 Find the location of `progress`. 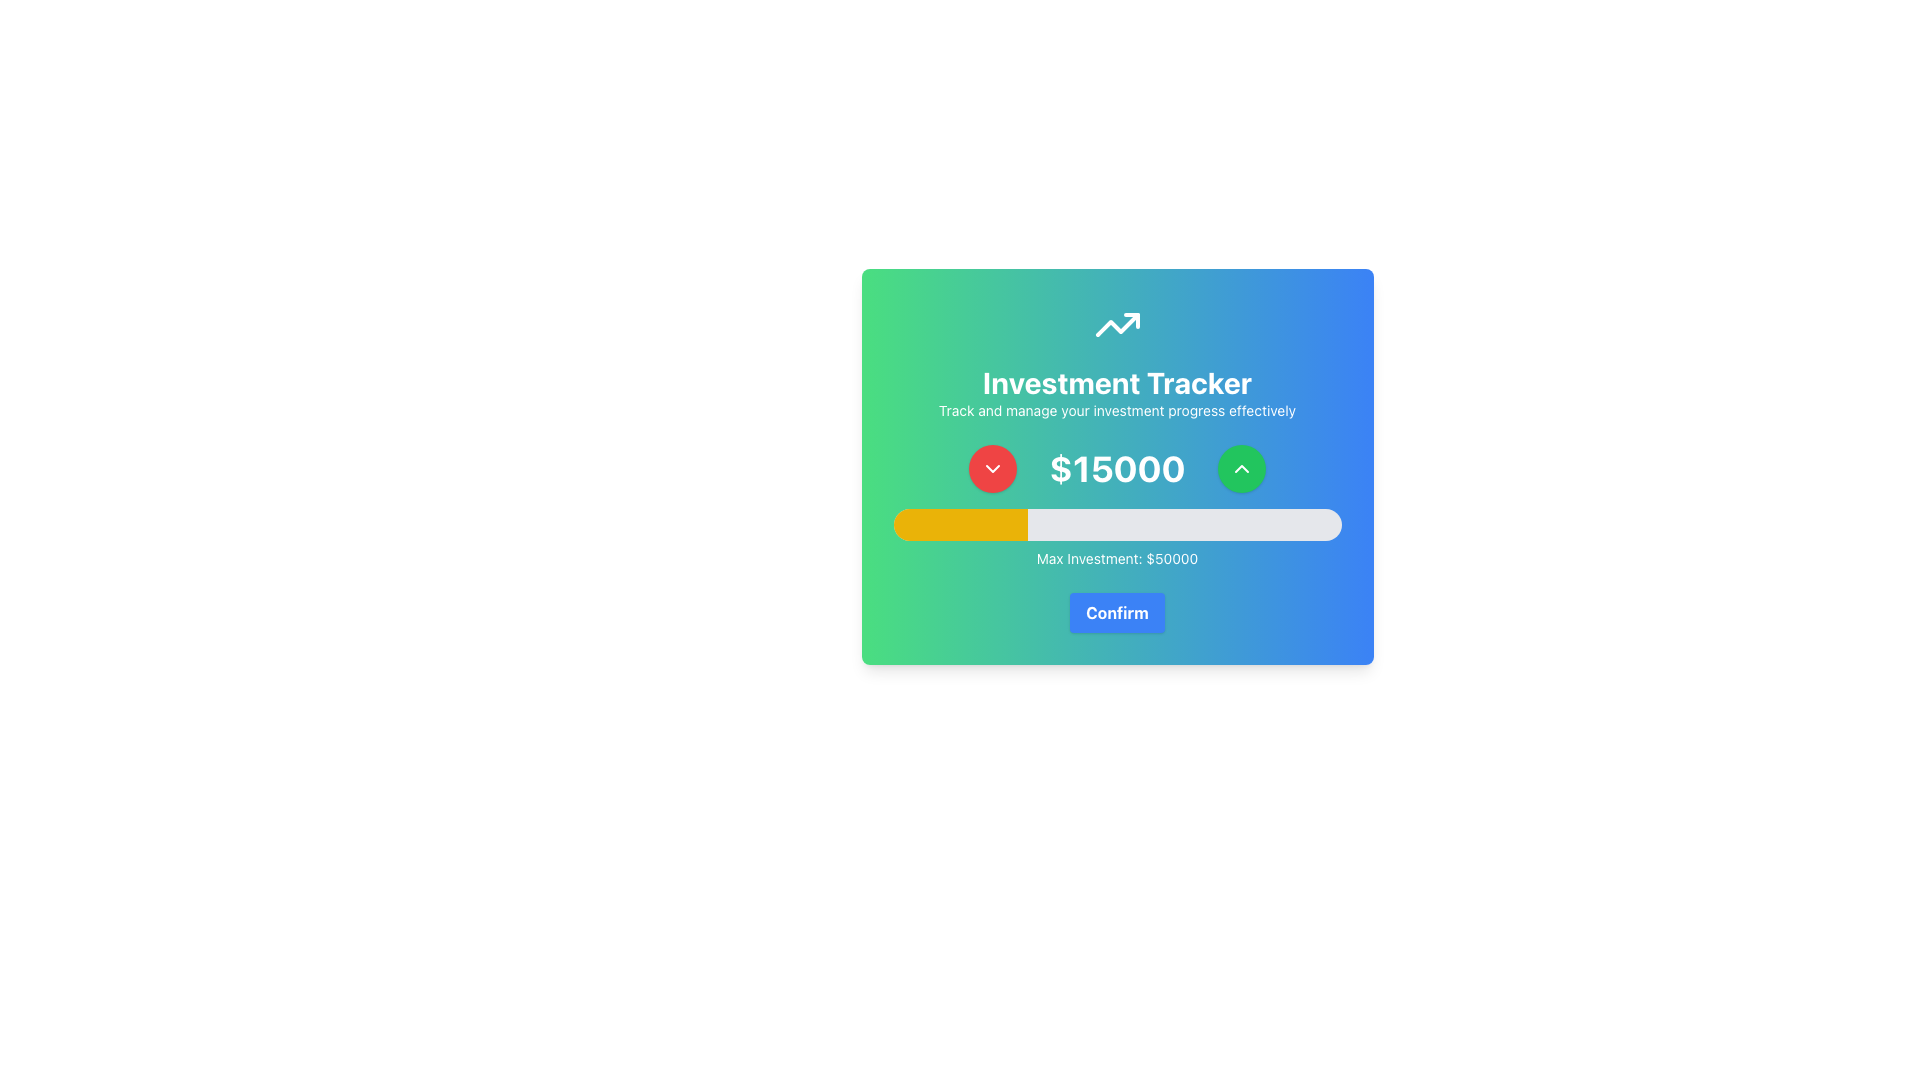

progress is located at coordinates (1085, 523).